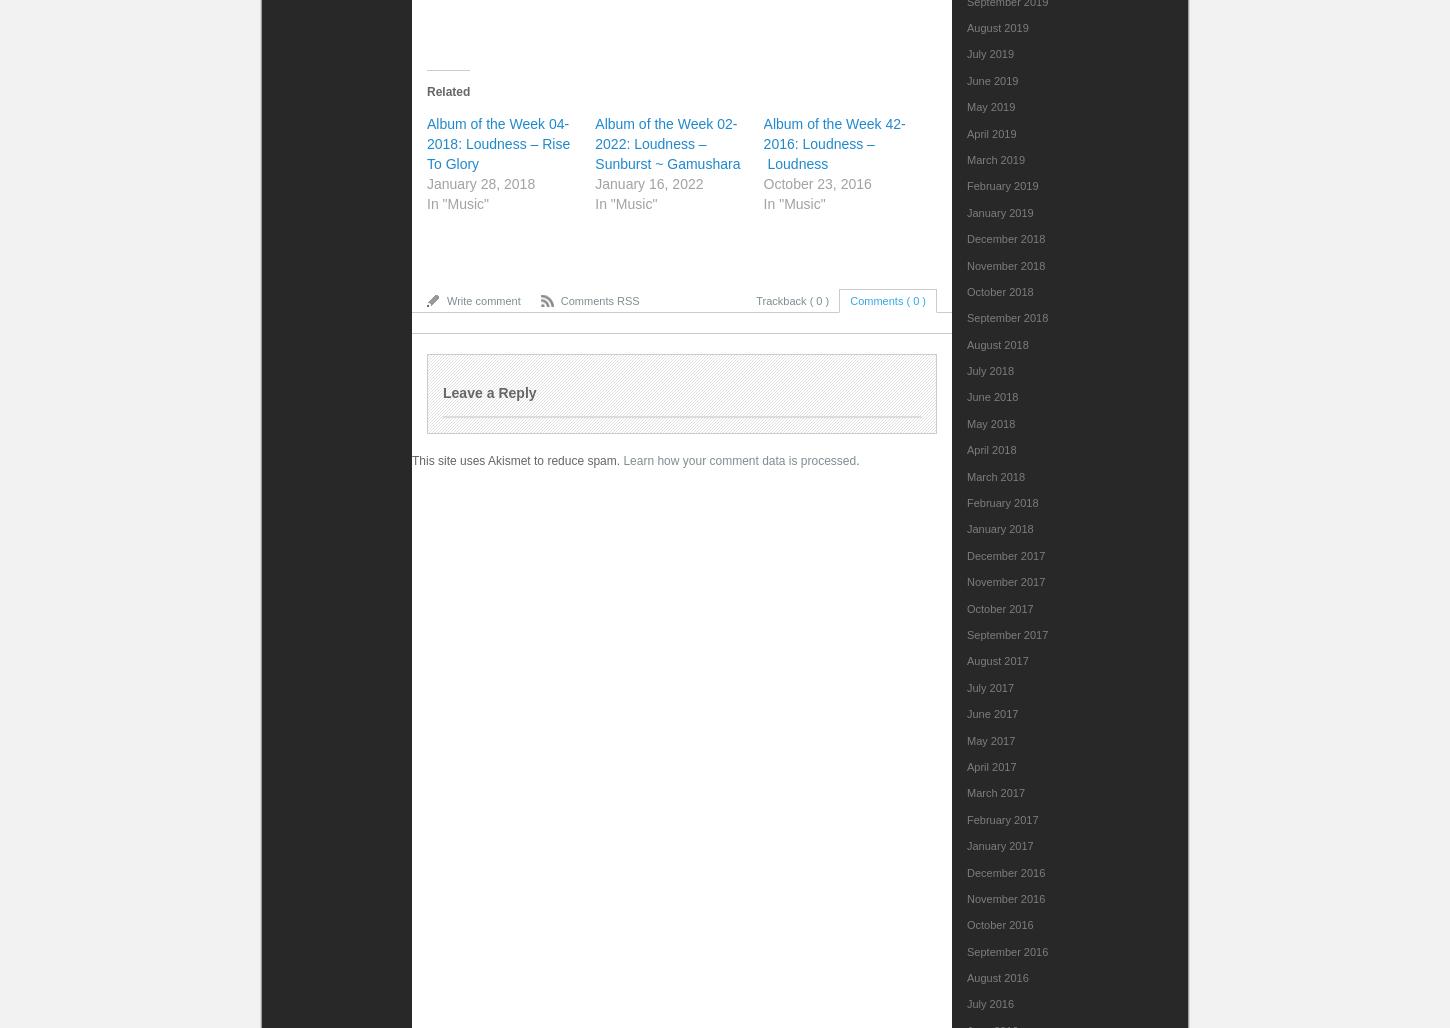 This screenshot has height=1028, width=1450. Describe the element at coordinates (1002, 819) in the screenshot. I see `'February 2017'` at that location.